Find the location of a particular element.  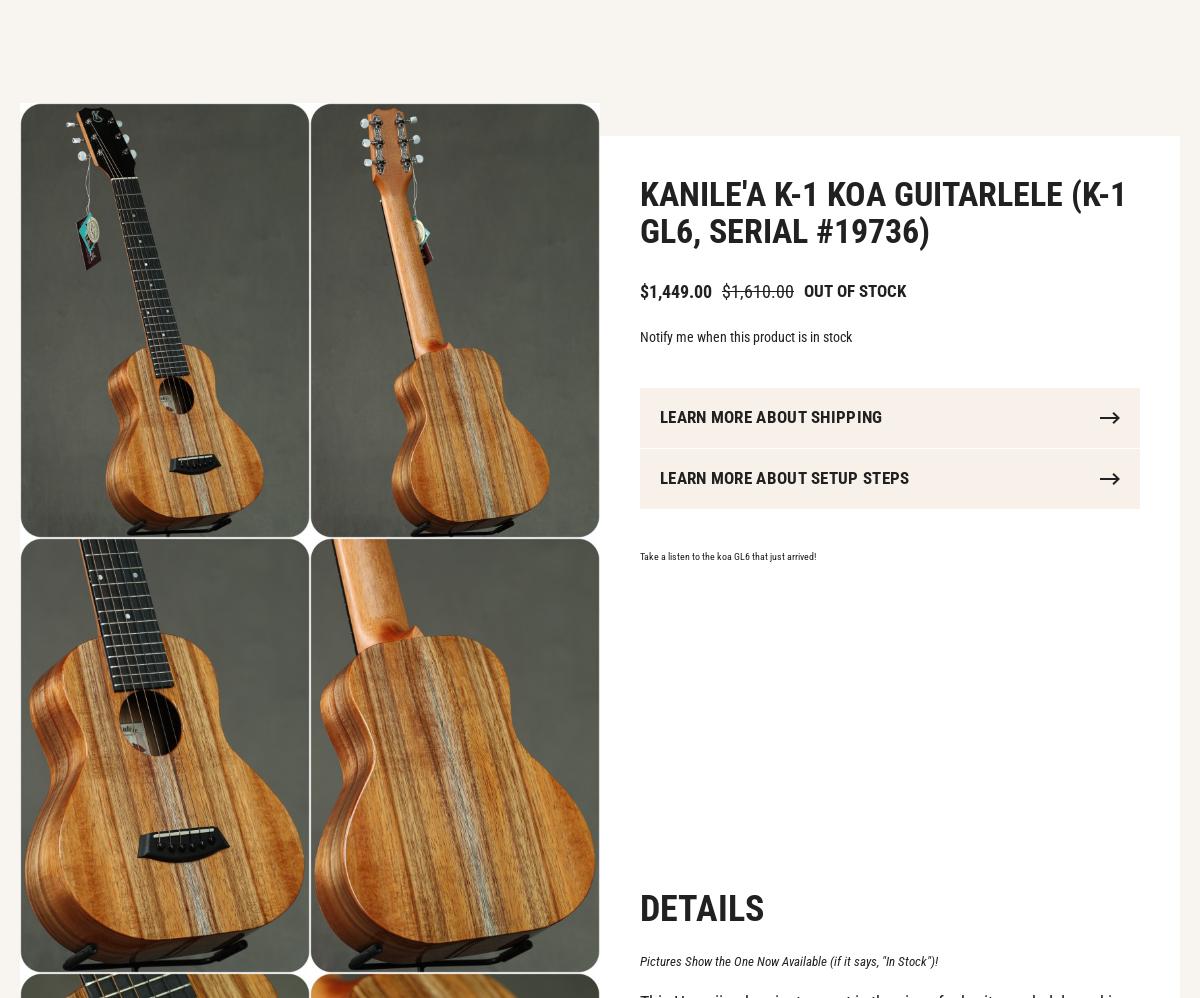

'UNITED STATES FISH AND WILDLIFE PERMIT:' is located at coordinates (205, 678).